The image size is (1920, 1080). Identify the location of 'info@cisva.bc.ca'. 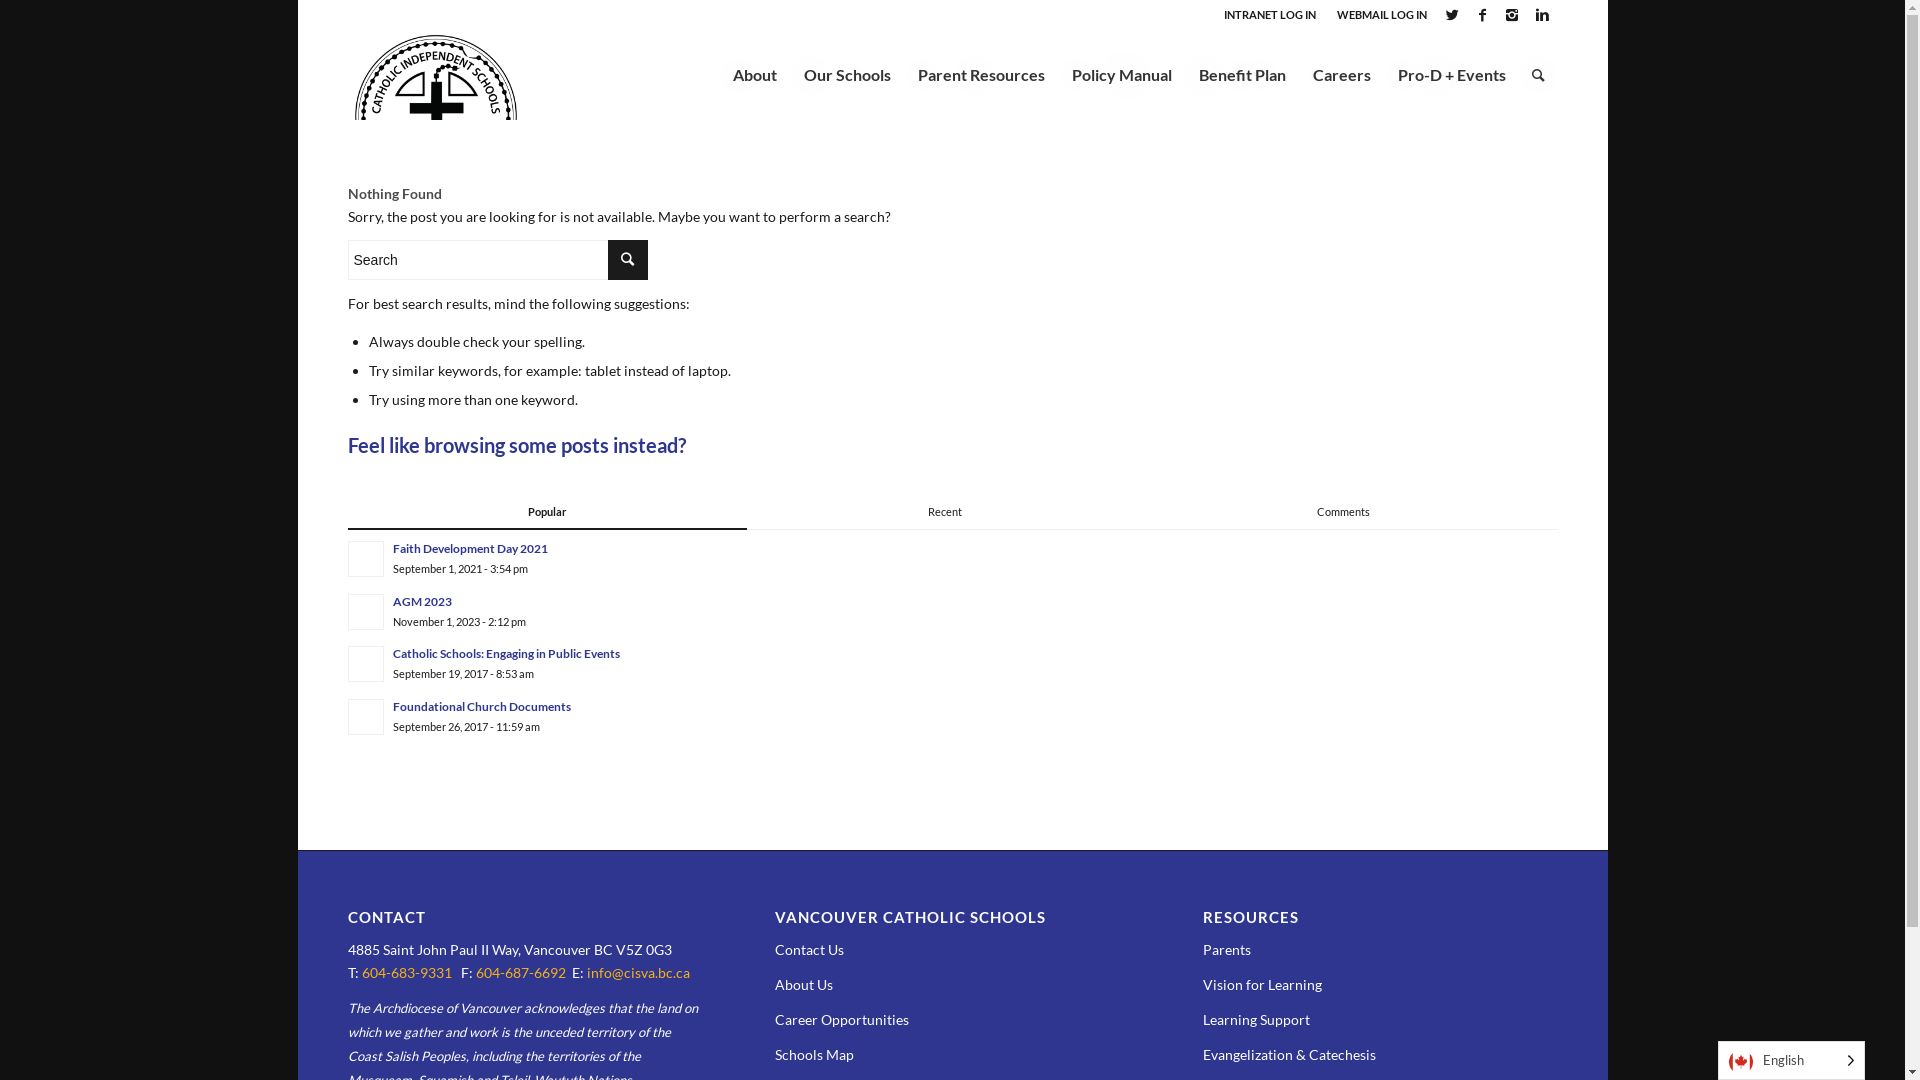
(636, 971).